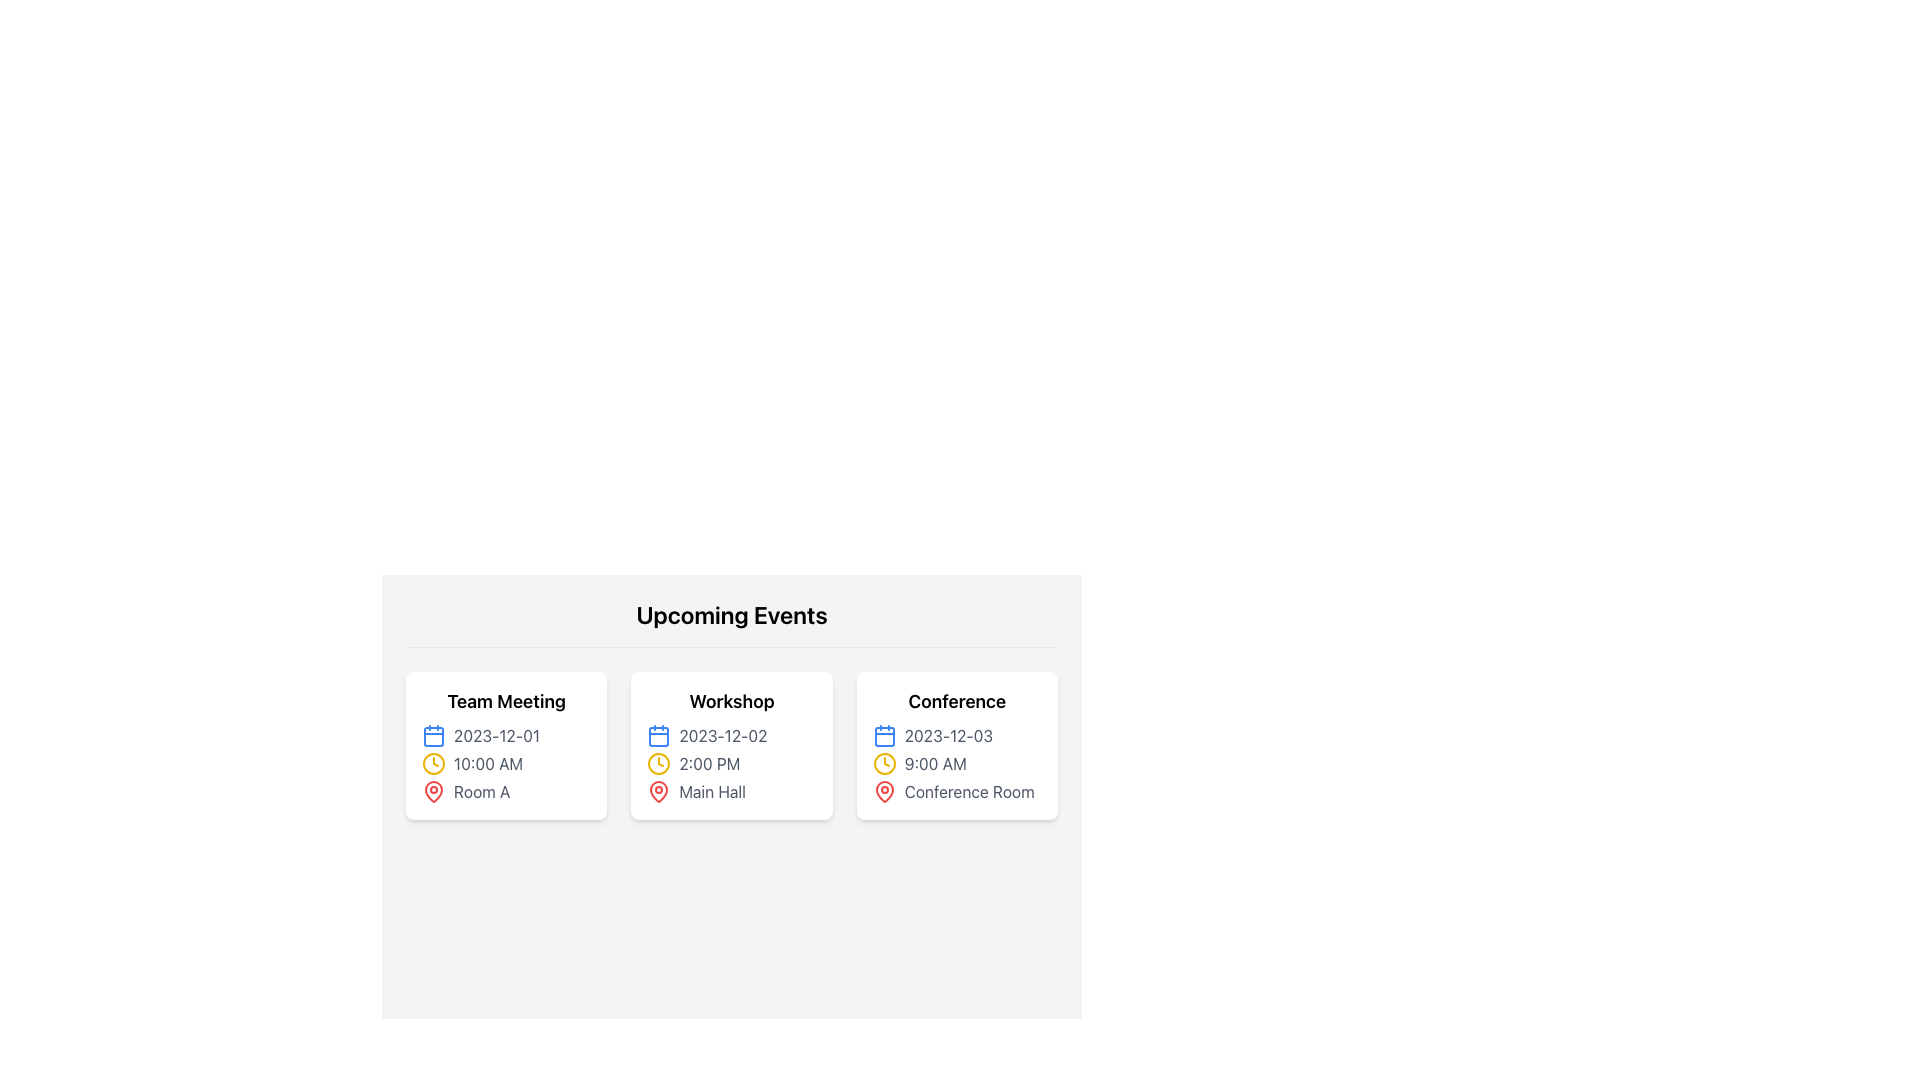  Describe the element at coordinates (506, 790) in the screenshot. I see `the text label with icon indicating the location of the 'Team Meeting' event, located at the bottom-left corner of the event card` at that location.